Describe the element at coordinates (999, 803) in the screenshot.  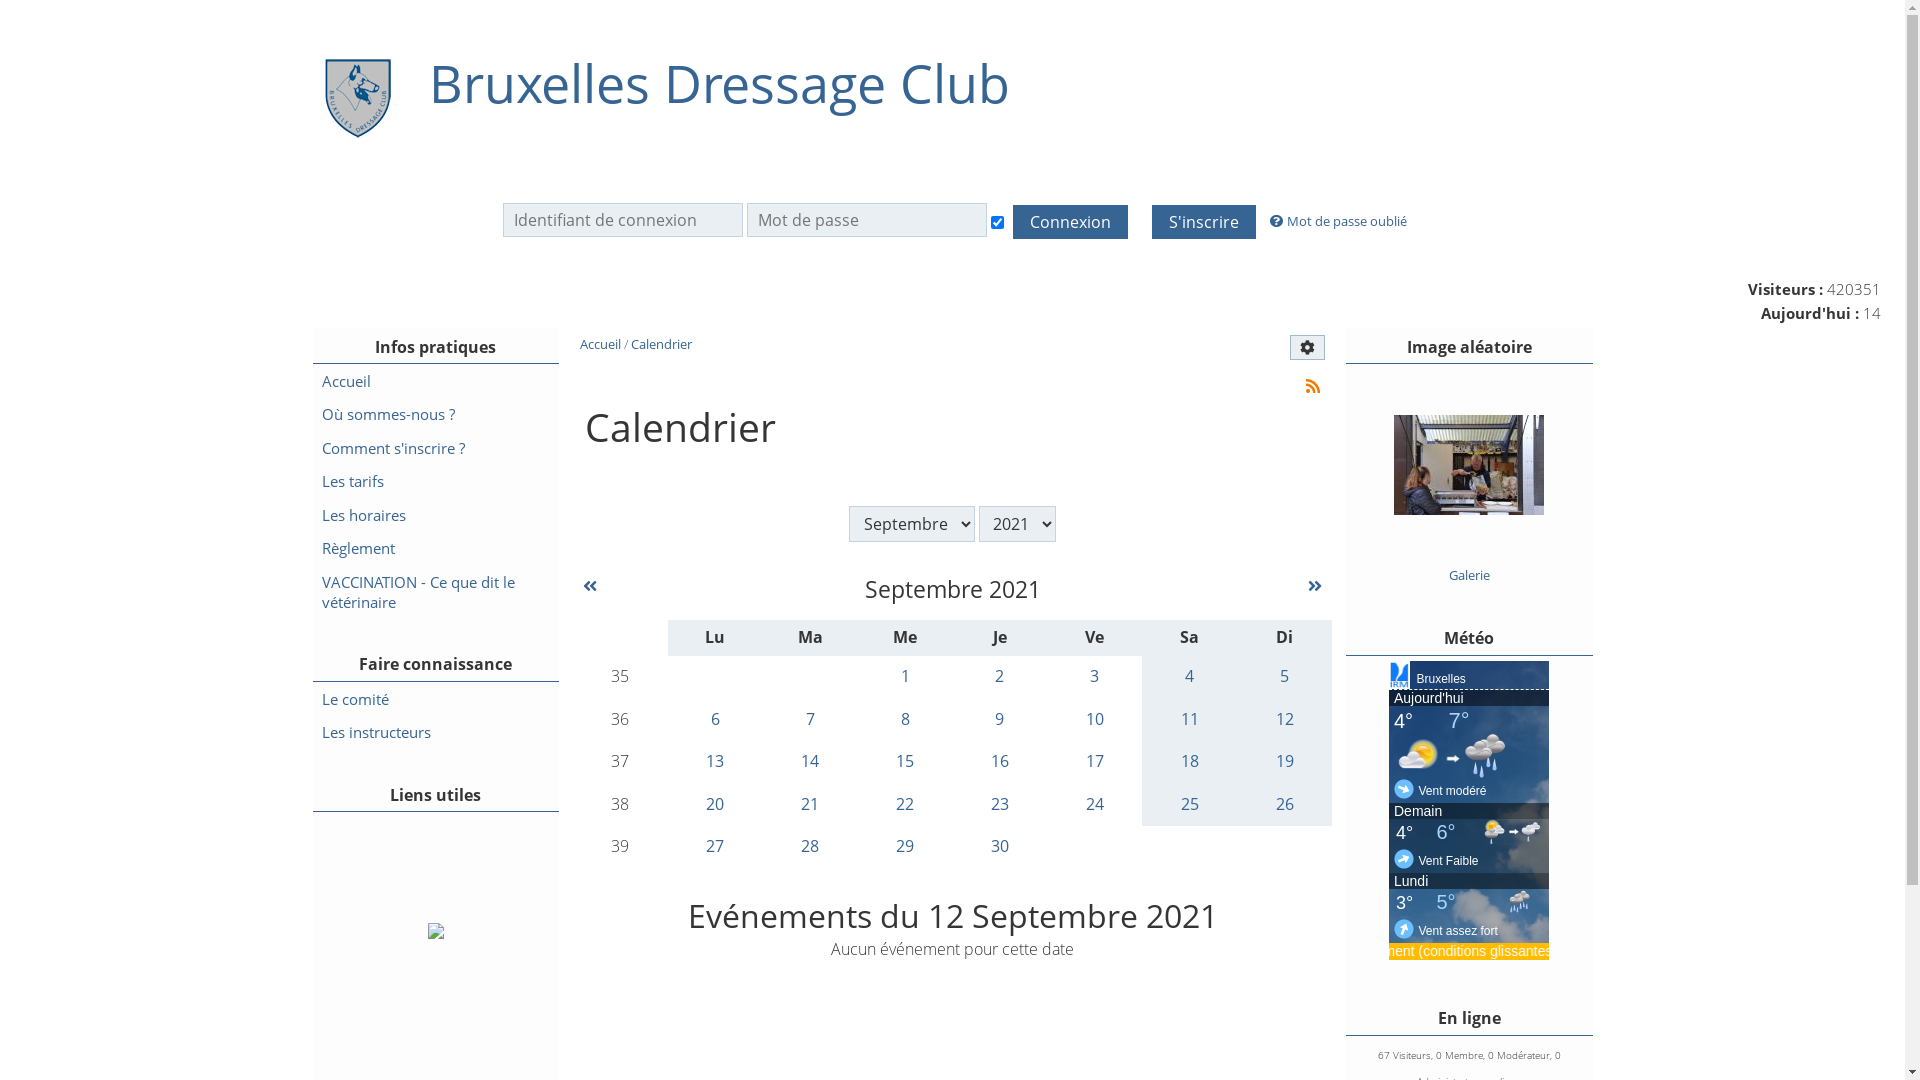
I see `'23'` at that location.